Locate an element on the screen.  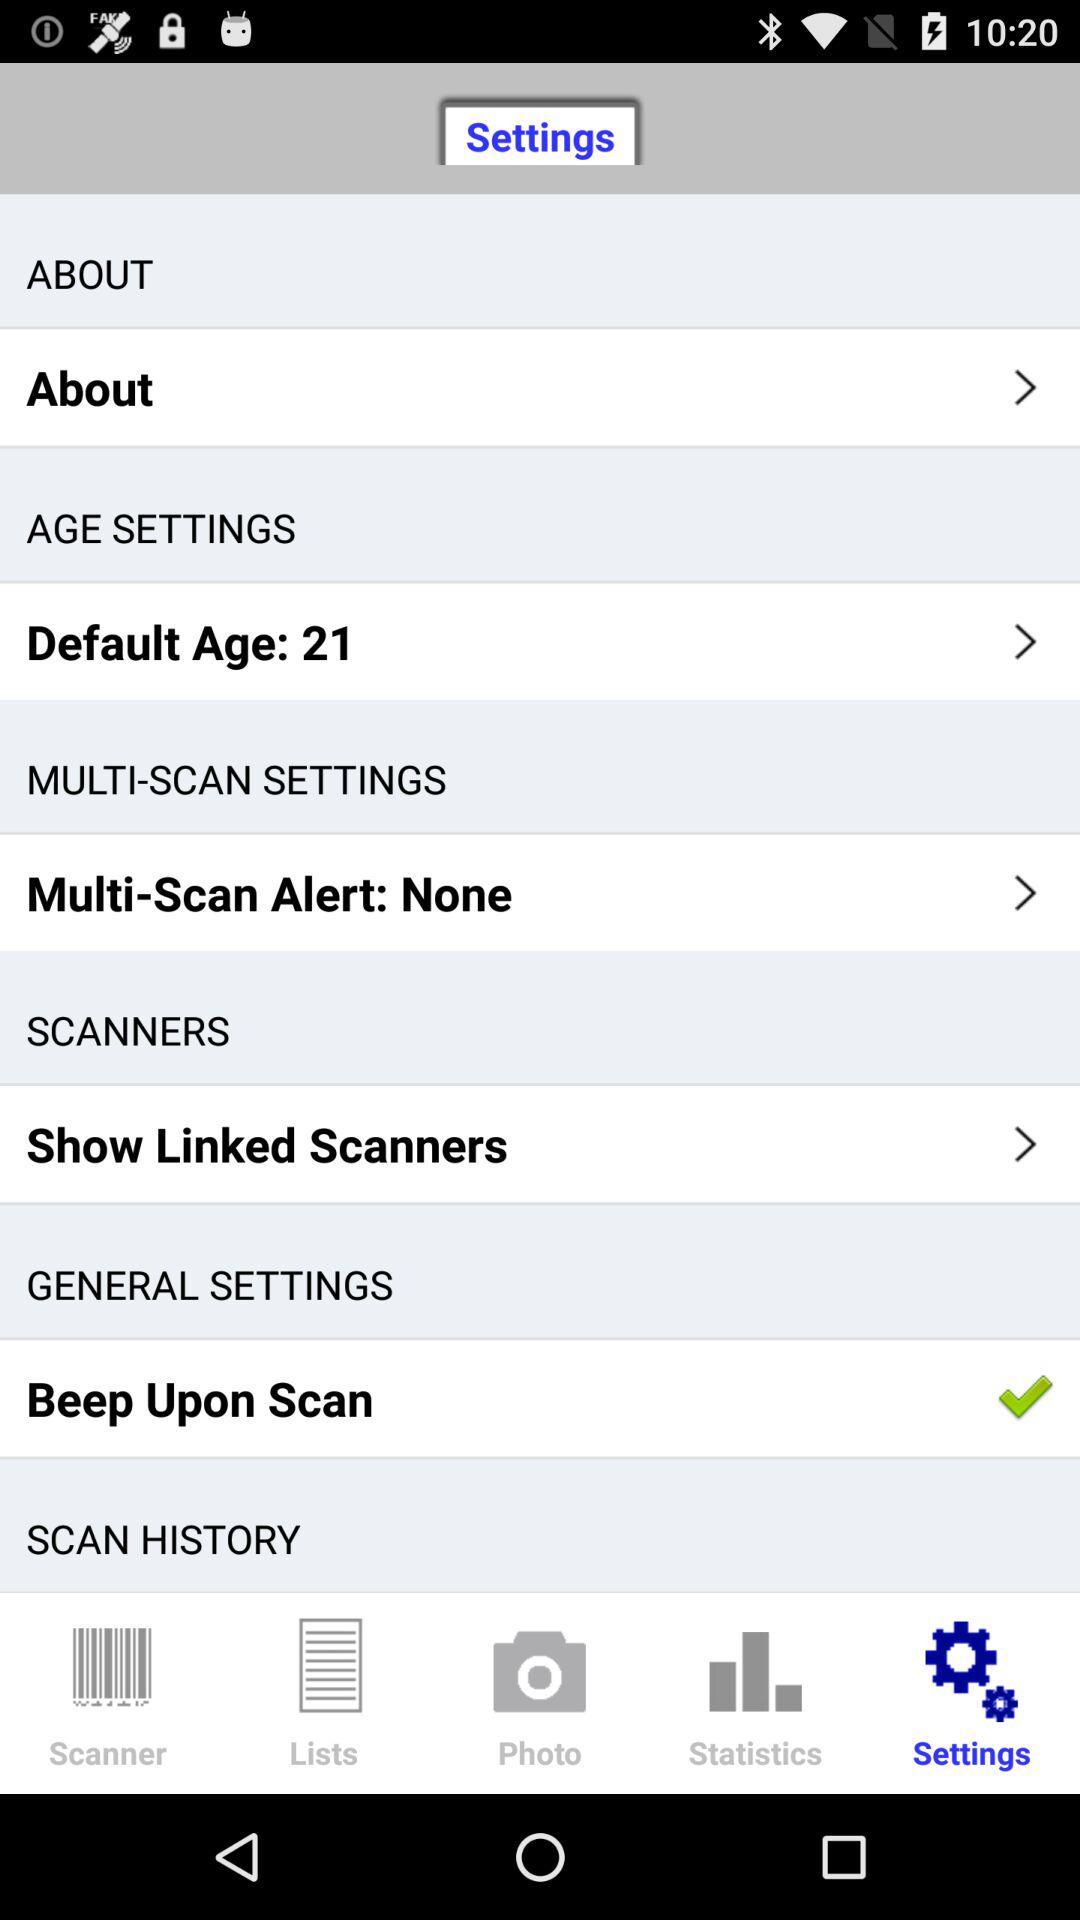
beep upon scan is located at coordinates (540, 1397).